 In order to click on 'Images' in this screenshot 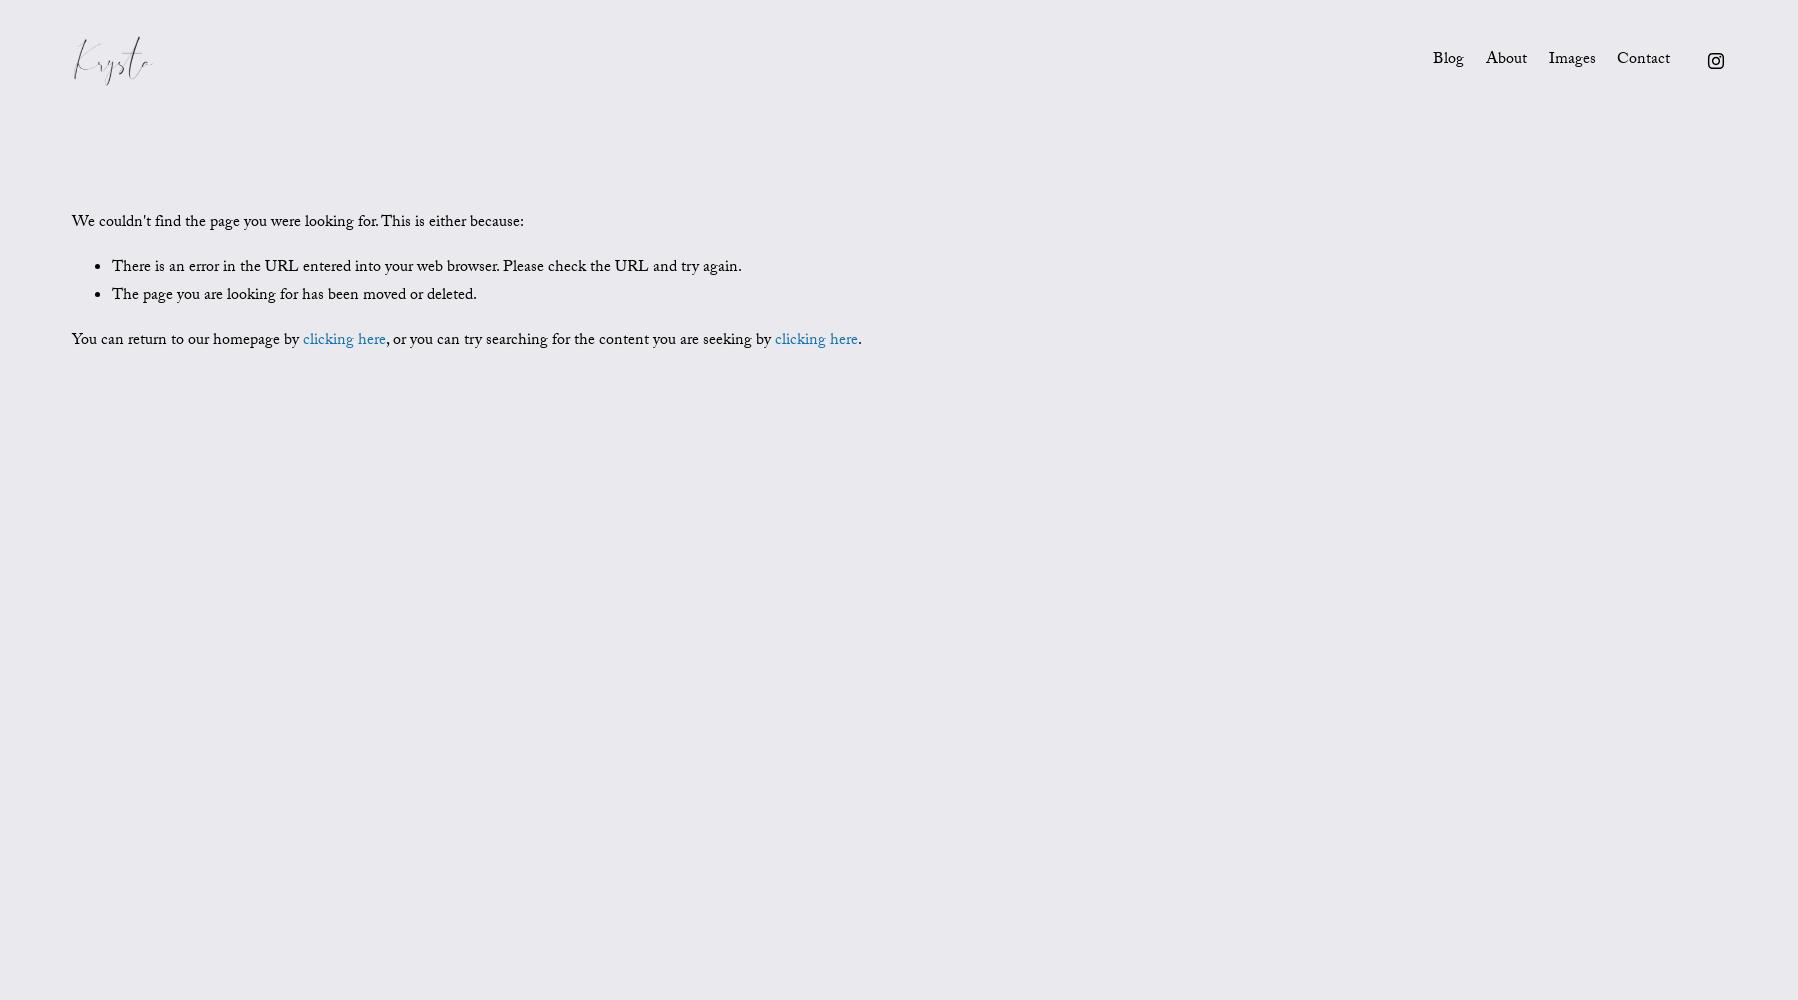, I will do `click(1570, 59)`.